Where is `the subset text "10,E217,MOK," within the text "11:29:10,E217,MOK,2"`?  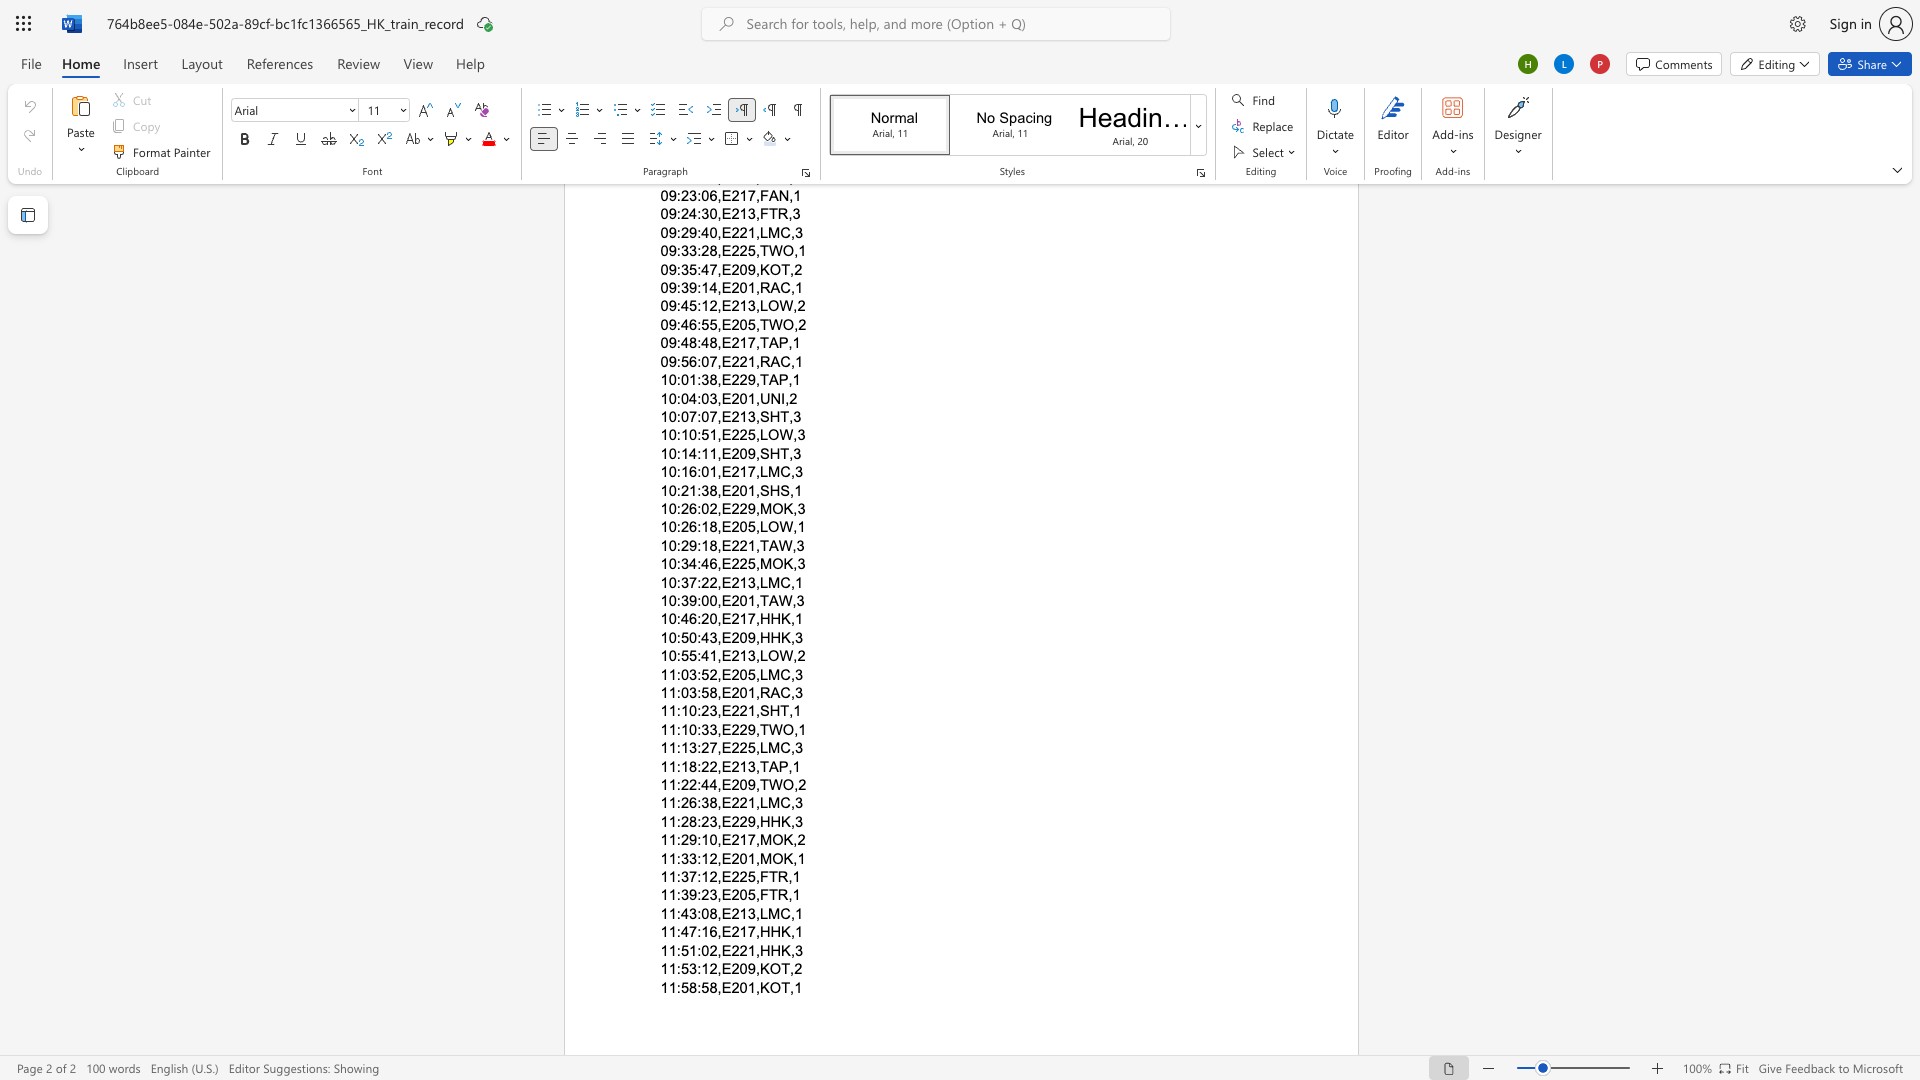
the subset text "10,E217,MOK," within the text "11:29:10,E217,MOK,2" is located at coordinates (701, 840).